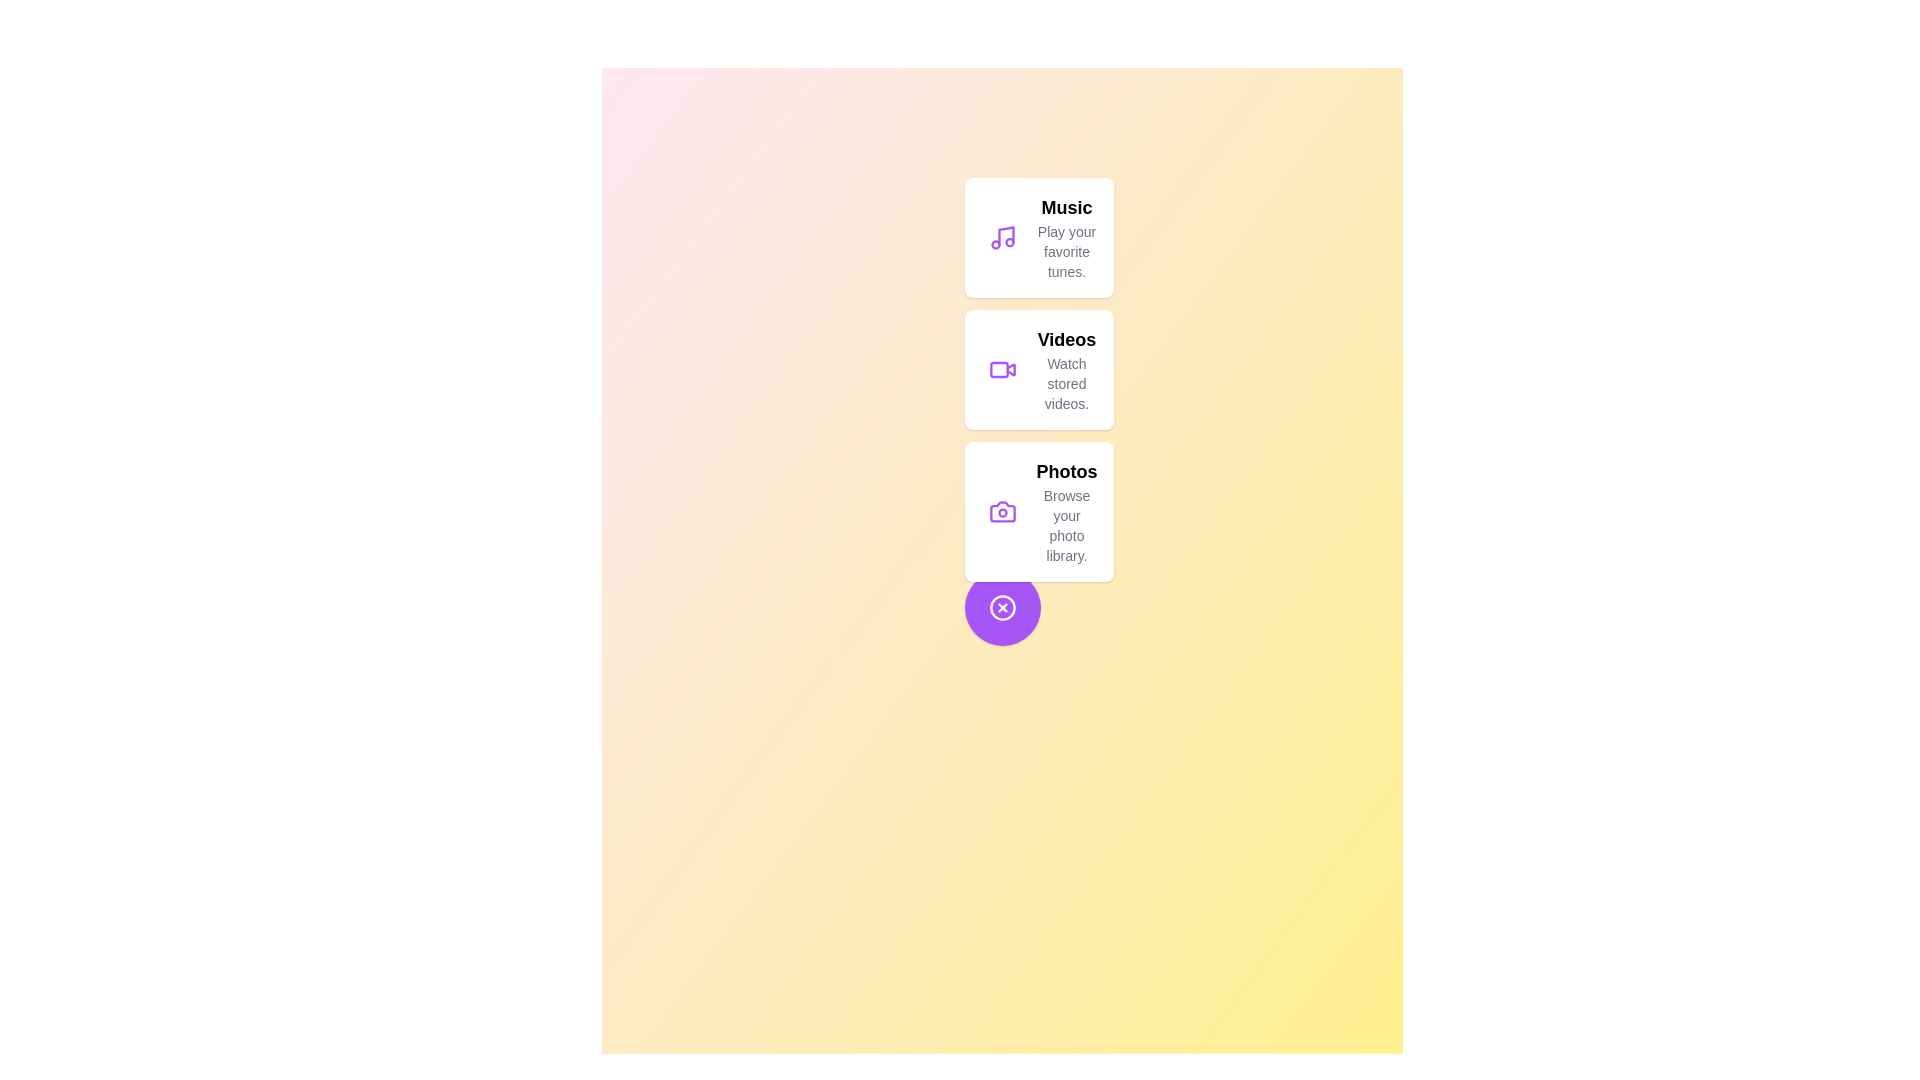  What do you see at coordinates (1038, 511) in the screenshot?
I see `the 'Photos' option to browse the photo library` at bounding box center [1038, 511].